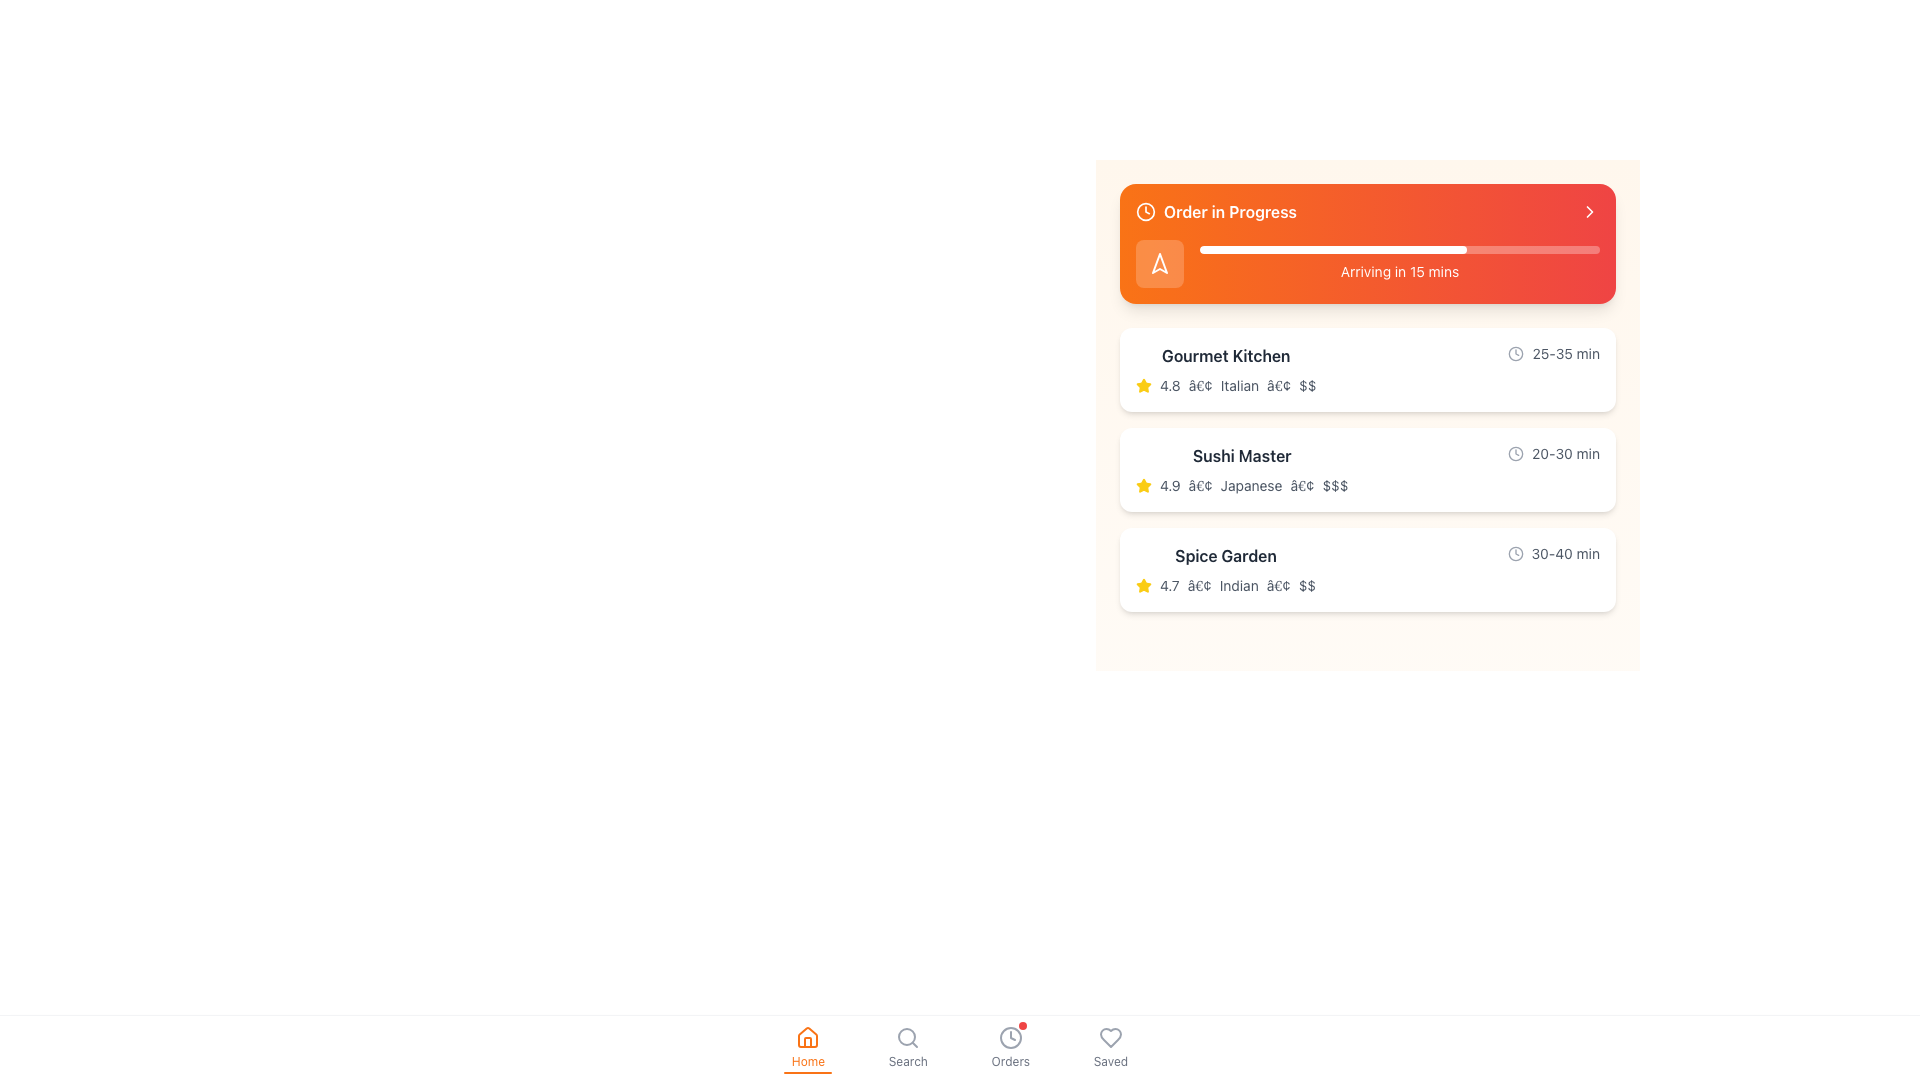 This screenshot has width=1920, height=1080. I want to click on time estimate displayed in the Time estimate badge for the restaurant 'Sushi Master', which shows '20-30 min' next to a clock icon, so click(1553, 454).